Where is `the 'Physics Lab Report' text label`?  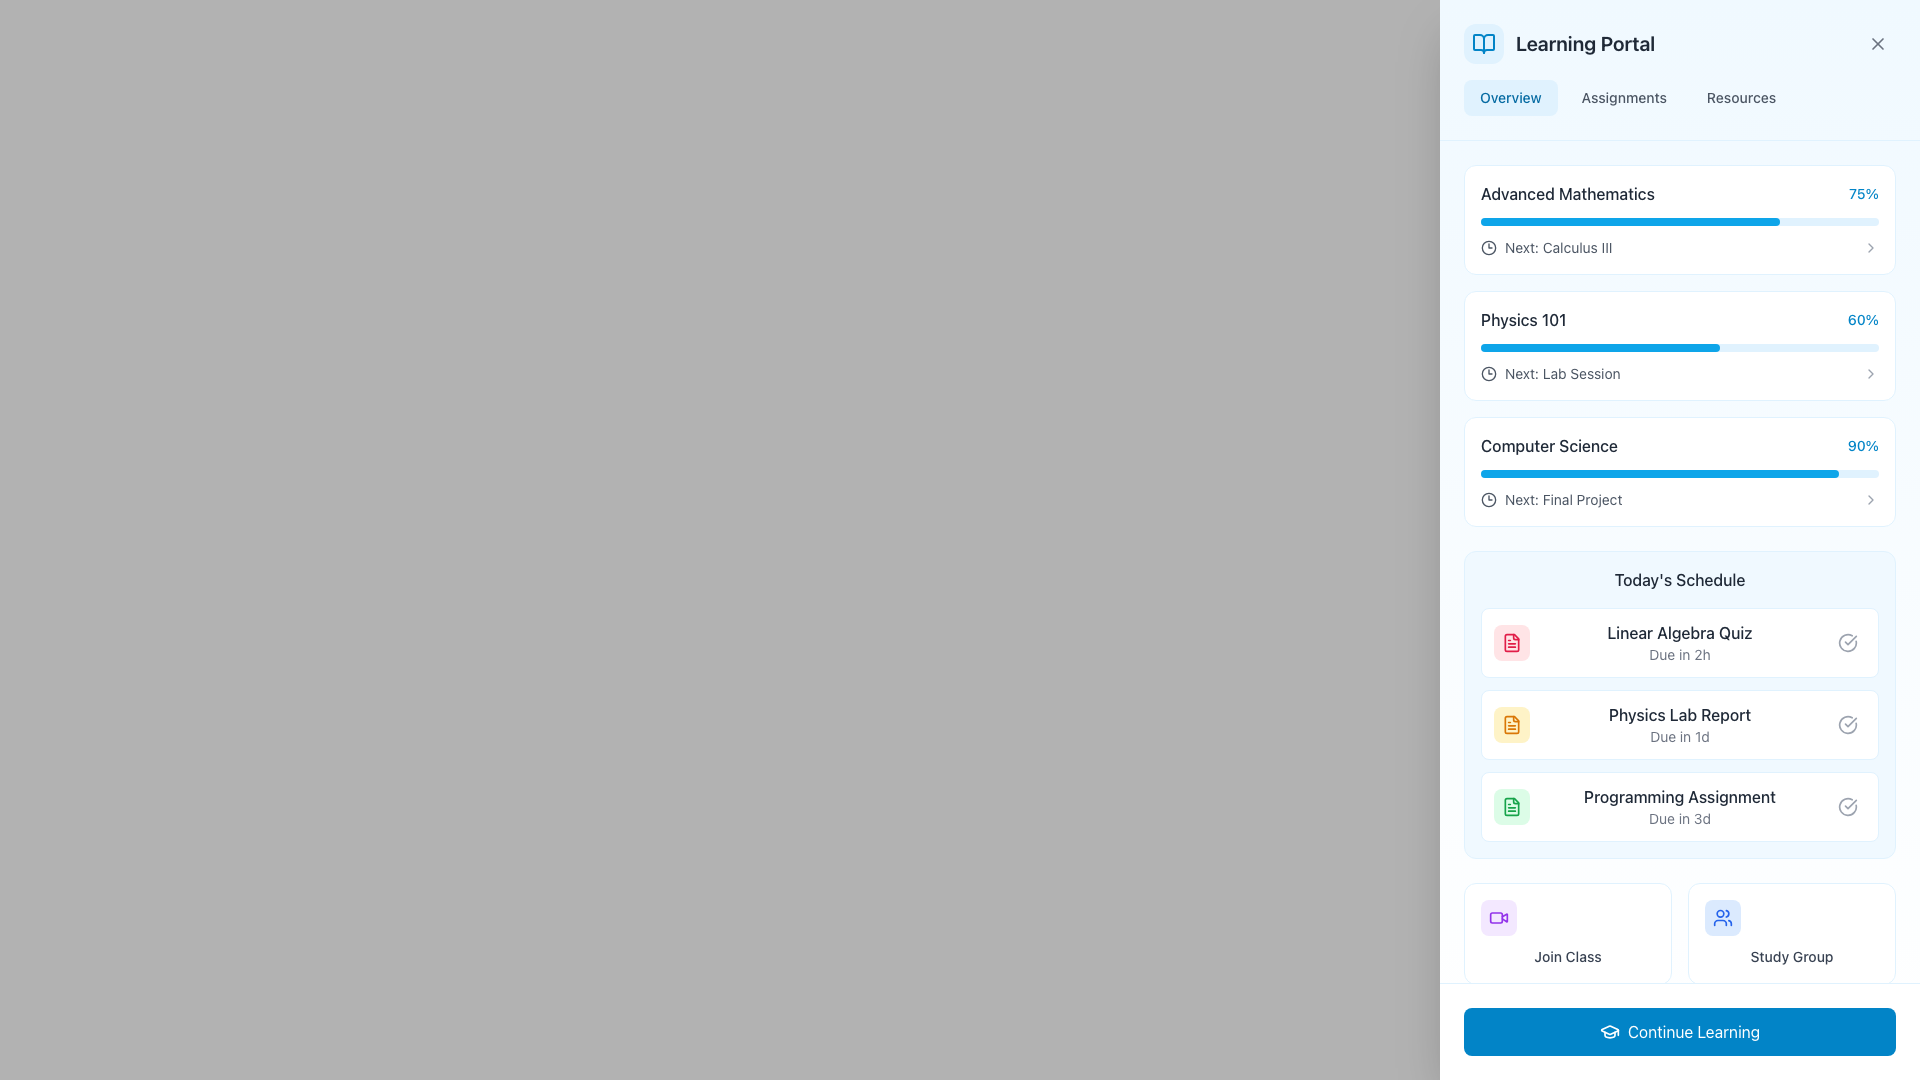 the 'Physics Lab Report' text label is located at coordinates (1680, 713).